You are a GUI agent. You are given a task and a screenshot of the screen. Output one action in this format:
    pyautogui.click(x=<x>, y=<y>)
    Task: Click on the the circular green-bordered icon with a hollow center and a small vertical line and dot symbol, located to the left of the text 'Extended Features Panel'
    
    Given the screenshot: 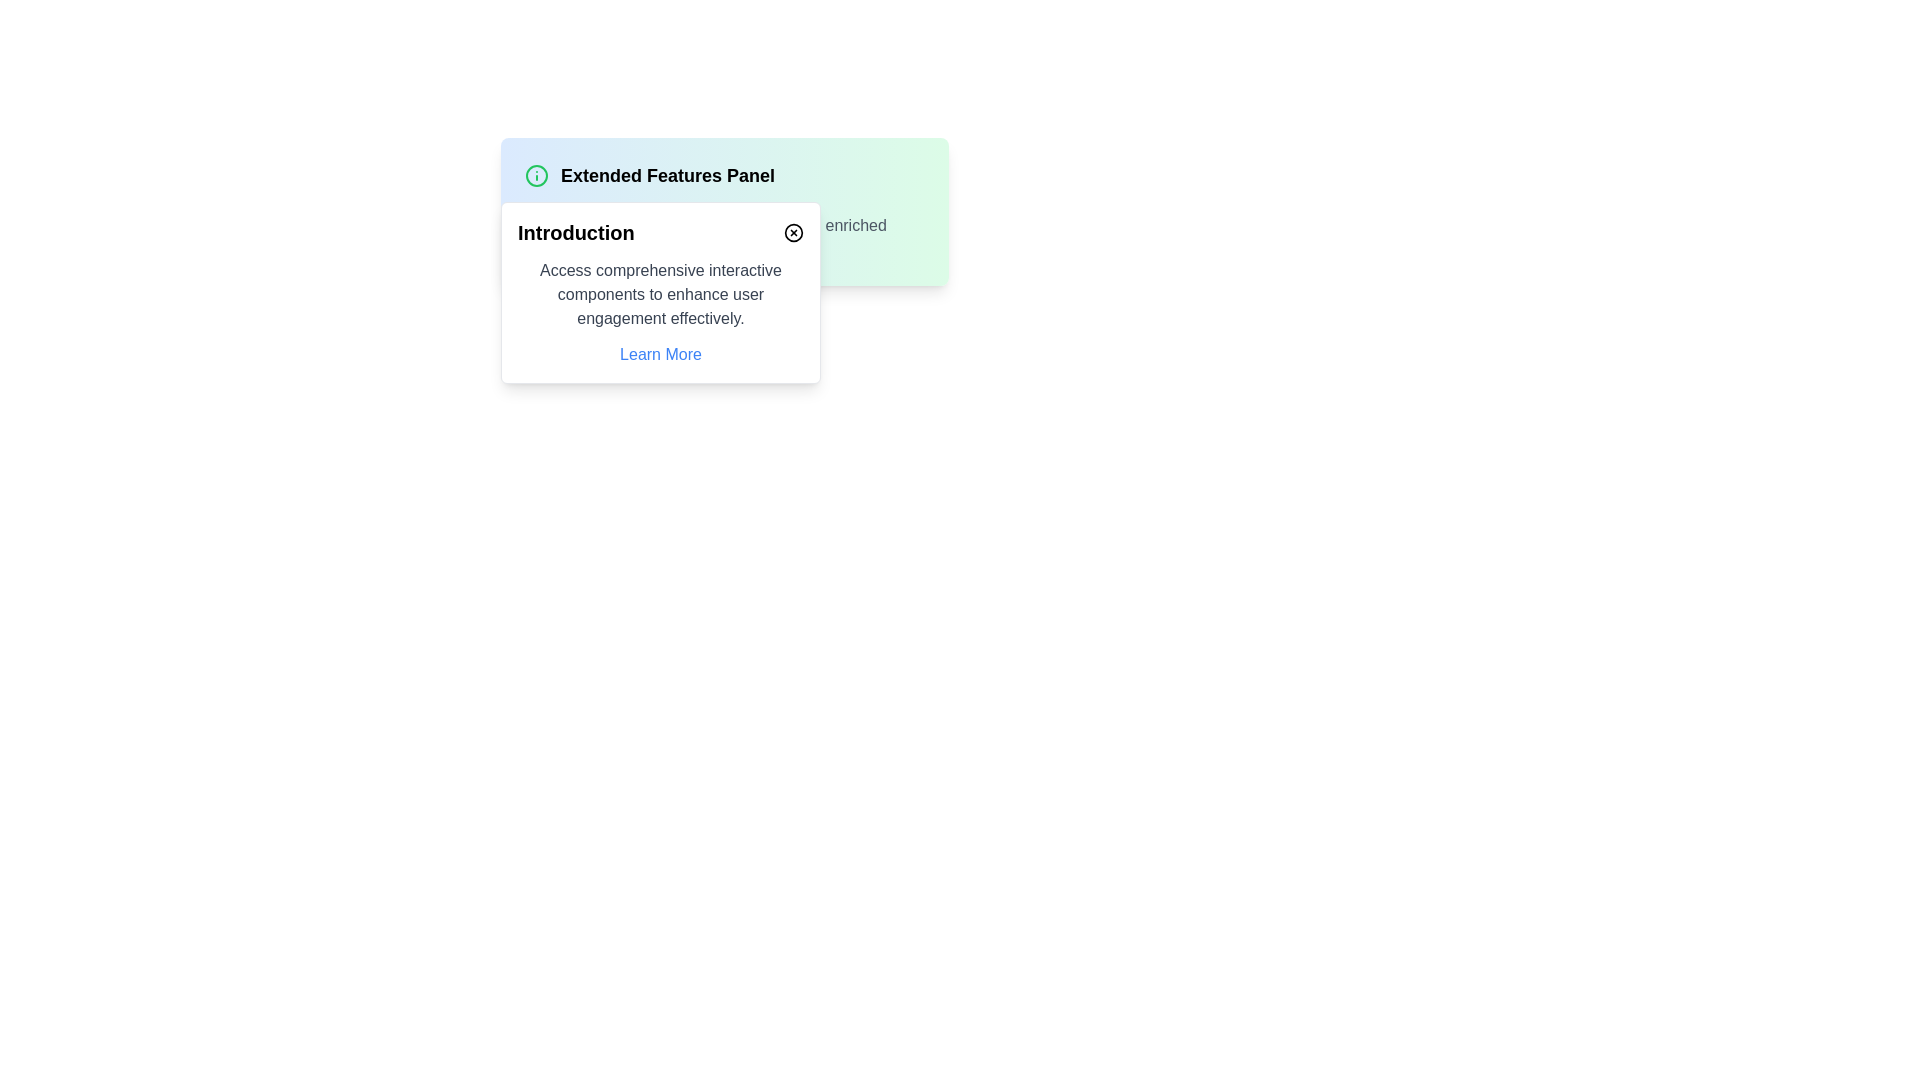 What is the action you would take?
    pyautogui.click(x=537, y=175)
    